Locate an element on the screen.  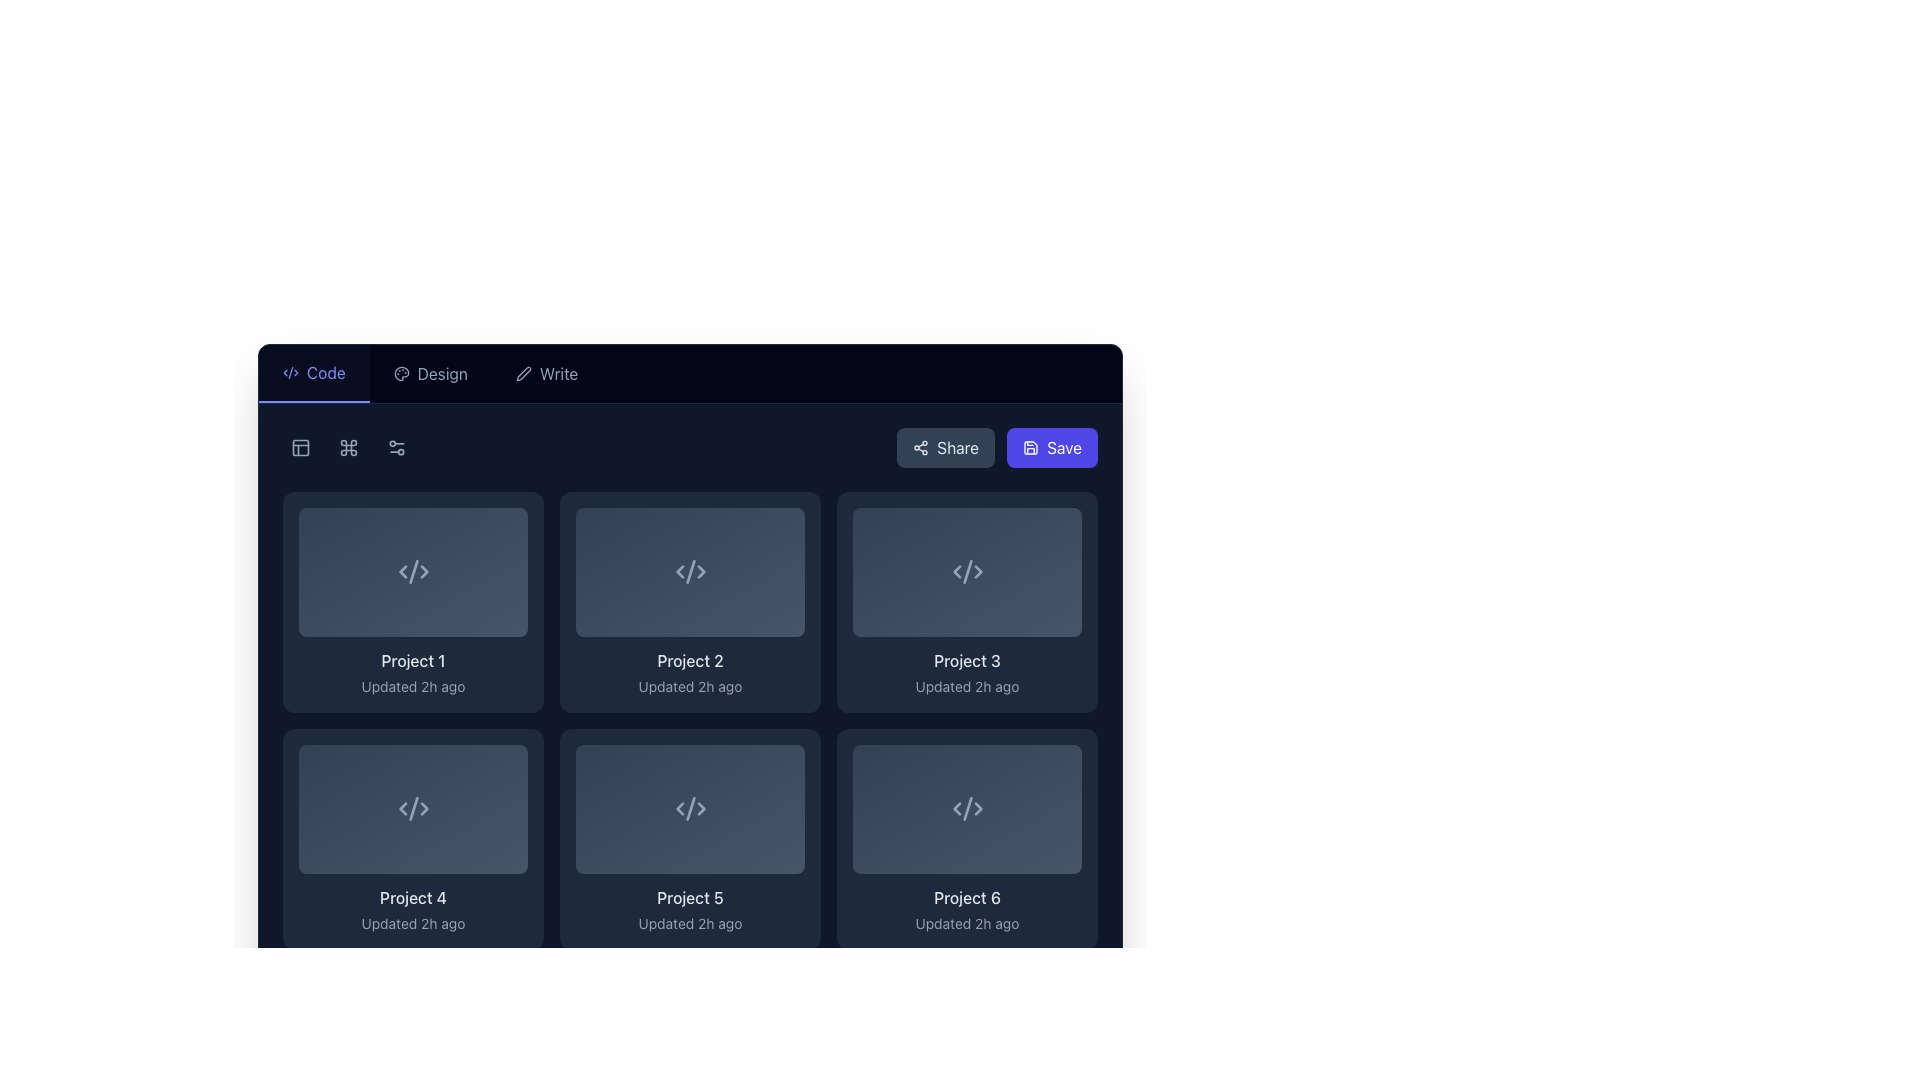
the text label styled with a light text color that reads 'Project 1', located beneath a grey rectangular placeholder with an icon, positioned at the top left of the card grid section is located at coordinates (412, 660).